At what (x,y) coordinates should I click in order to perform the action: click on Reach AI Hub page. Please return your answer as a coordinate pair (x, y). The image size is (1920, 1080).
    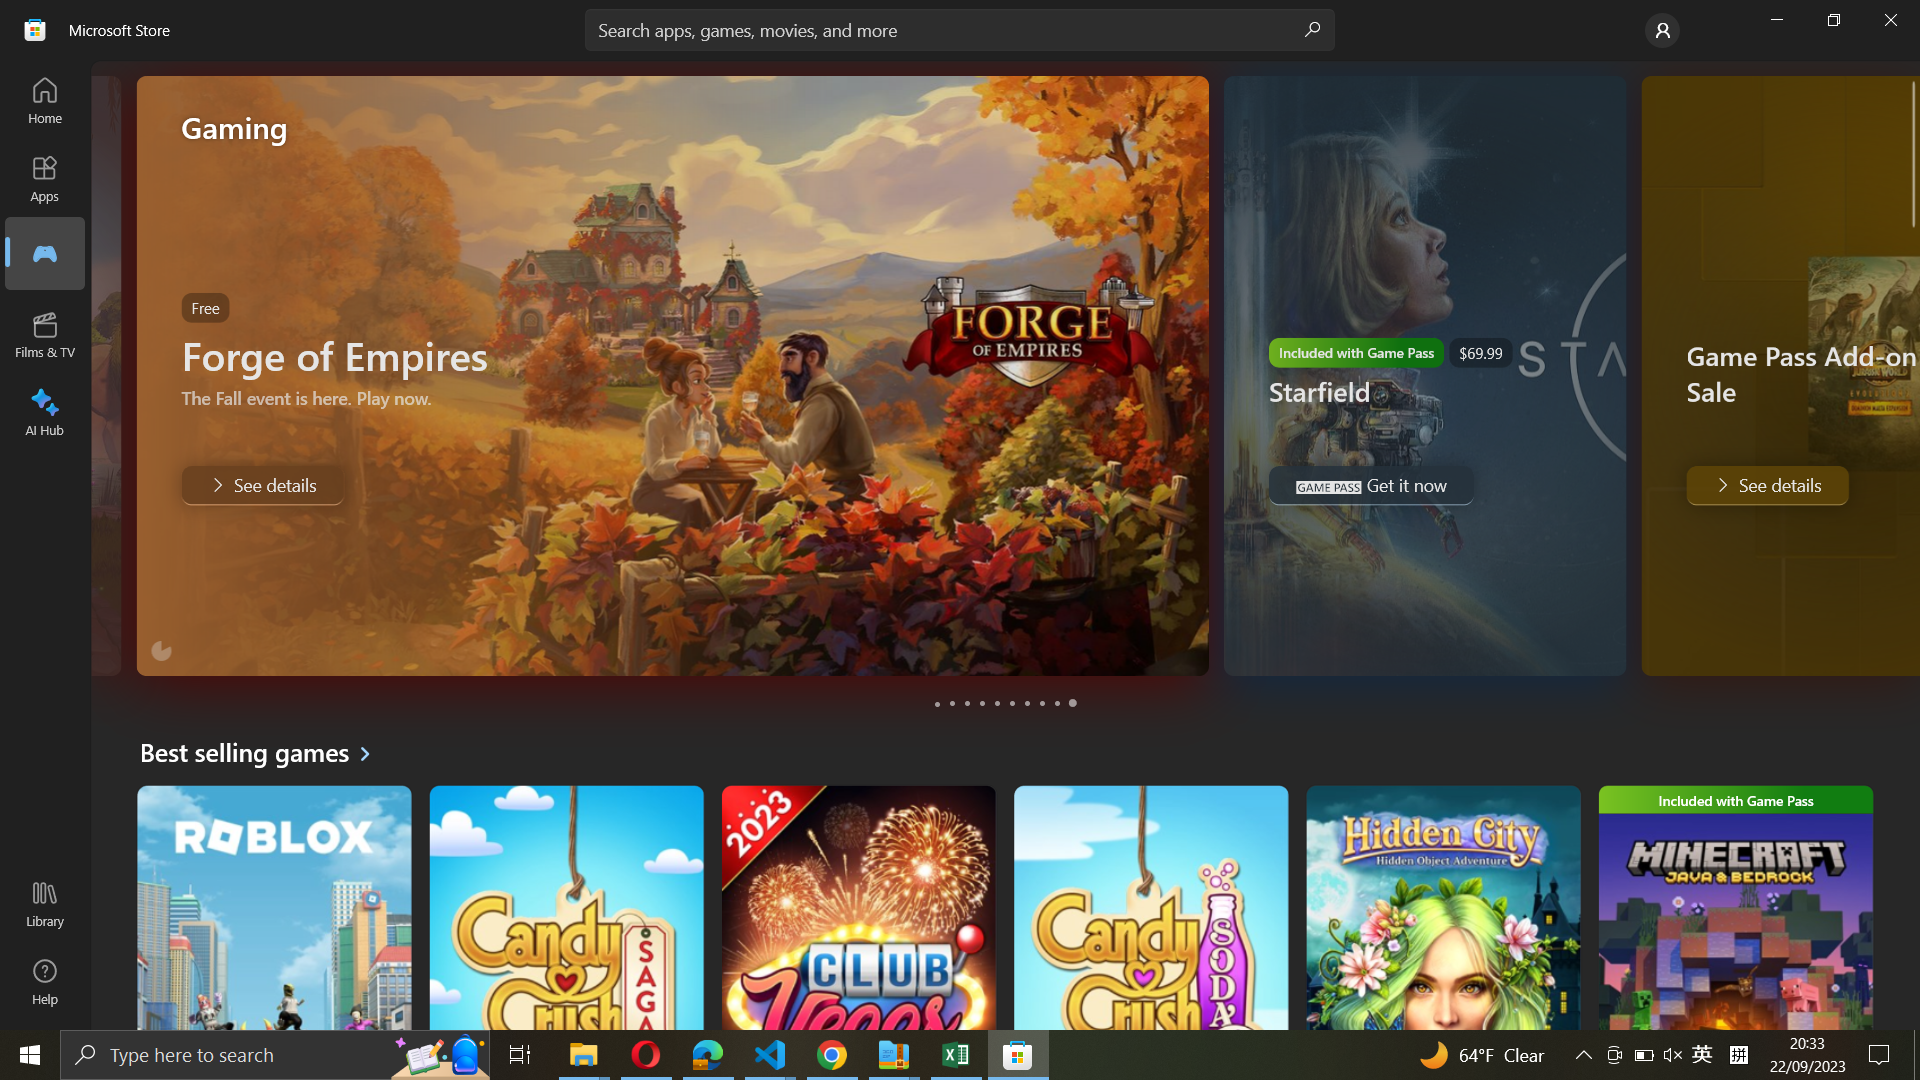
    Looking at the image, I should click on (46, 408).